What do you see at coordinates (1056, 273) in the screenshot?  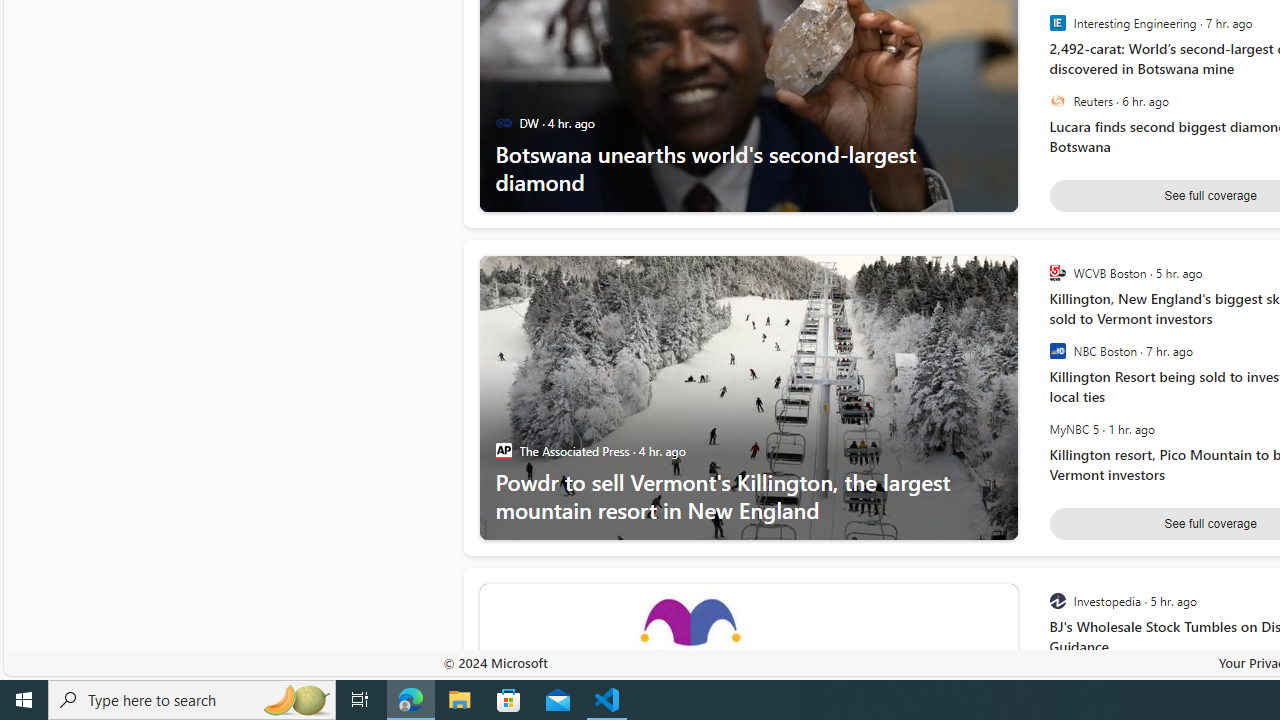 I see `'WCVB Boston'` at bounding box center [1056, 273].